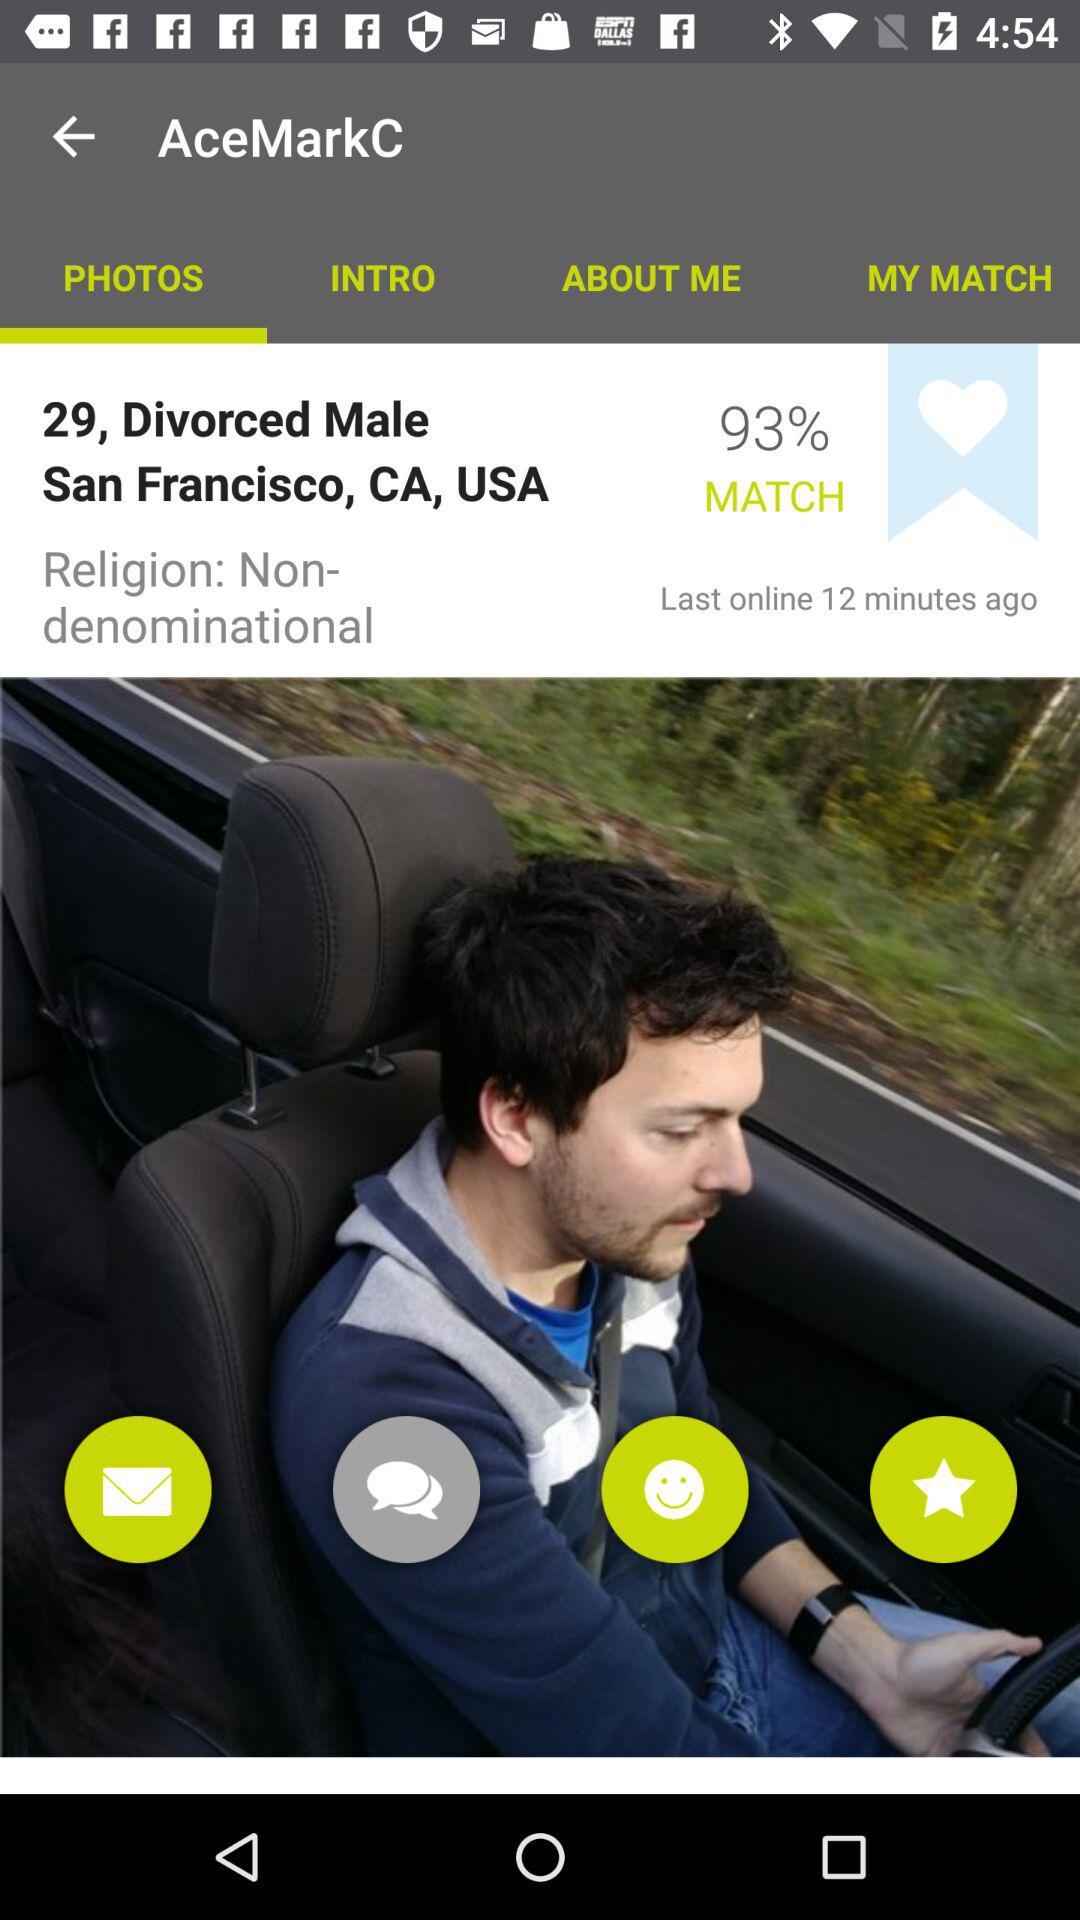 The height and width of the screenshot is (1920, 1080). What do you see at coordinates (651, 275) in the screenshot?
I see `the about me item` at bounding box center [651, 275].